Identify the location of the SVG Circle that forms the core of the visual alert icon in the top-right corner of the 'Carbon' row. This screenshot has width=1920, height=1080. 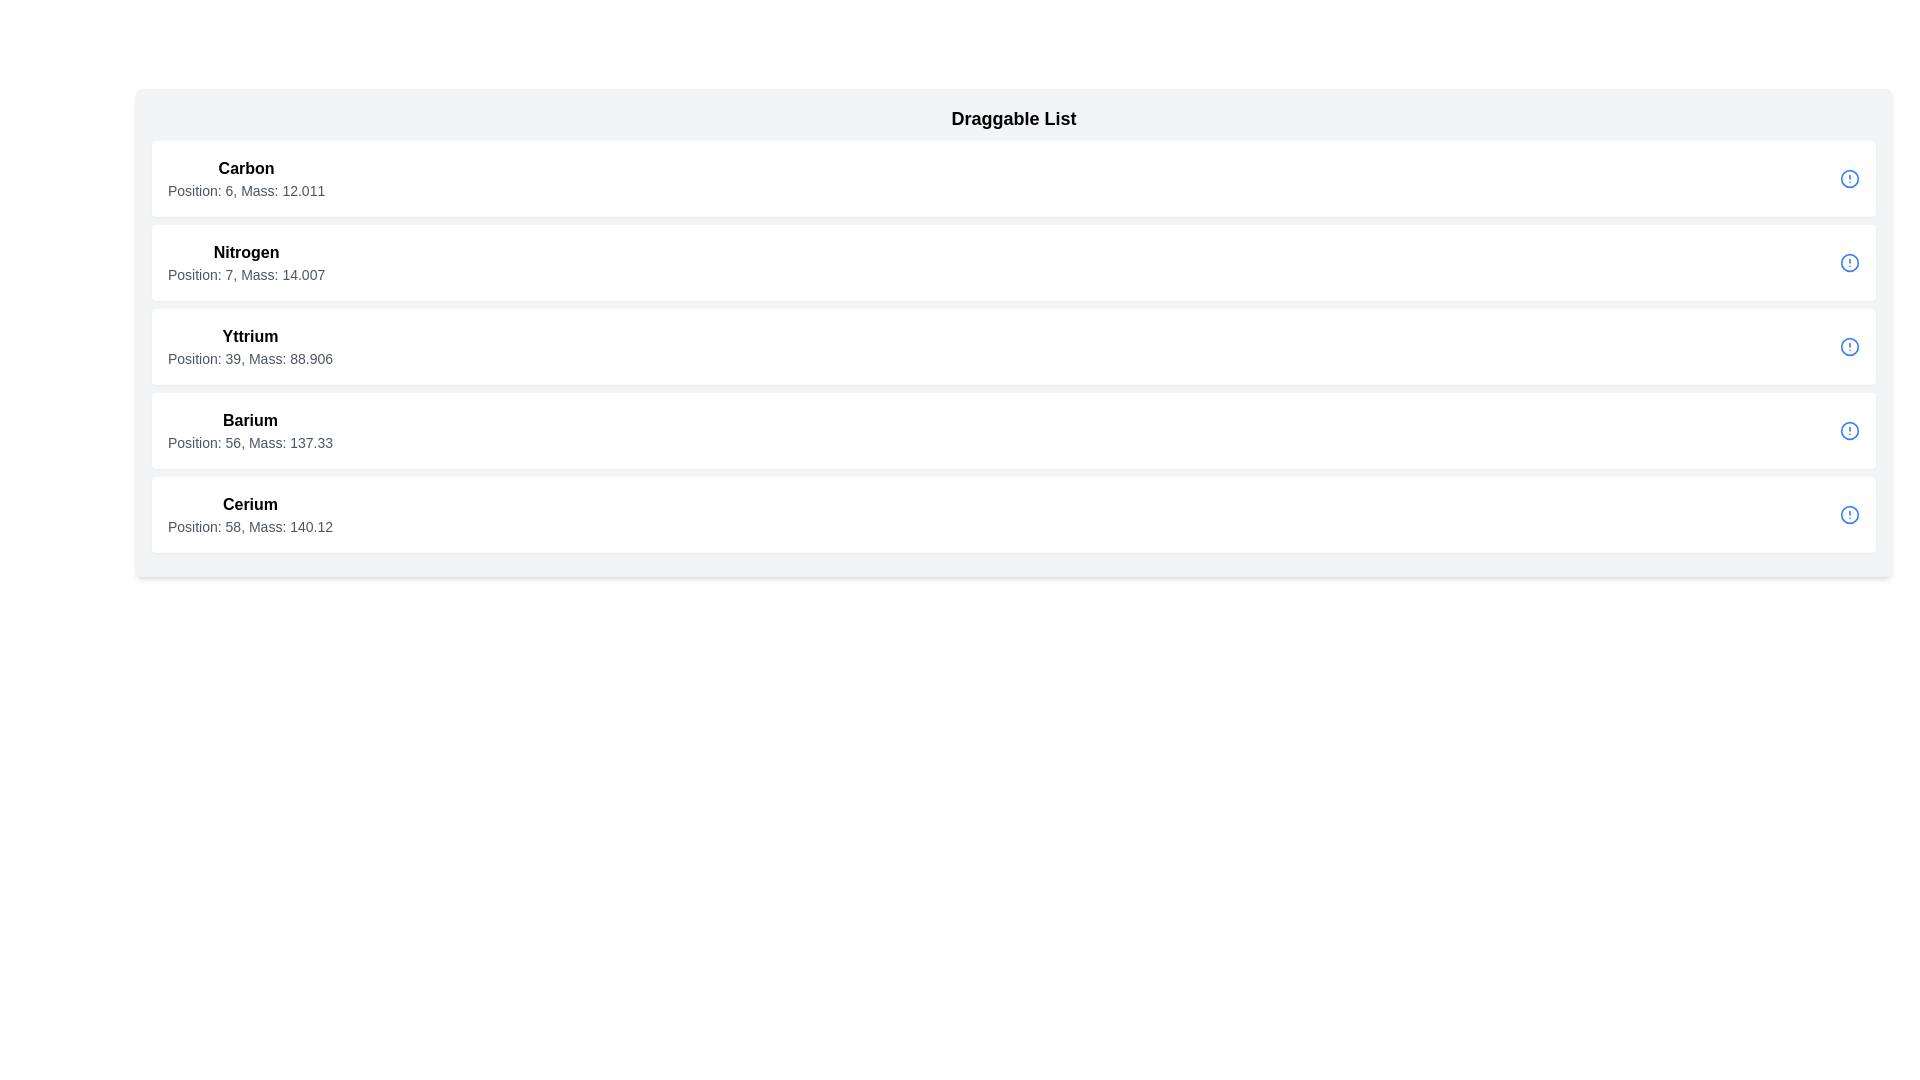
(1848, 177).